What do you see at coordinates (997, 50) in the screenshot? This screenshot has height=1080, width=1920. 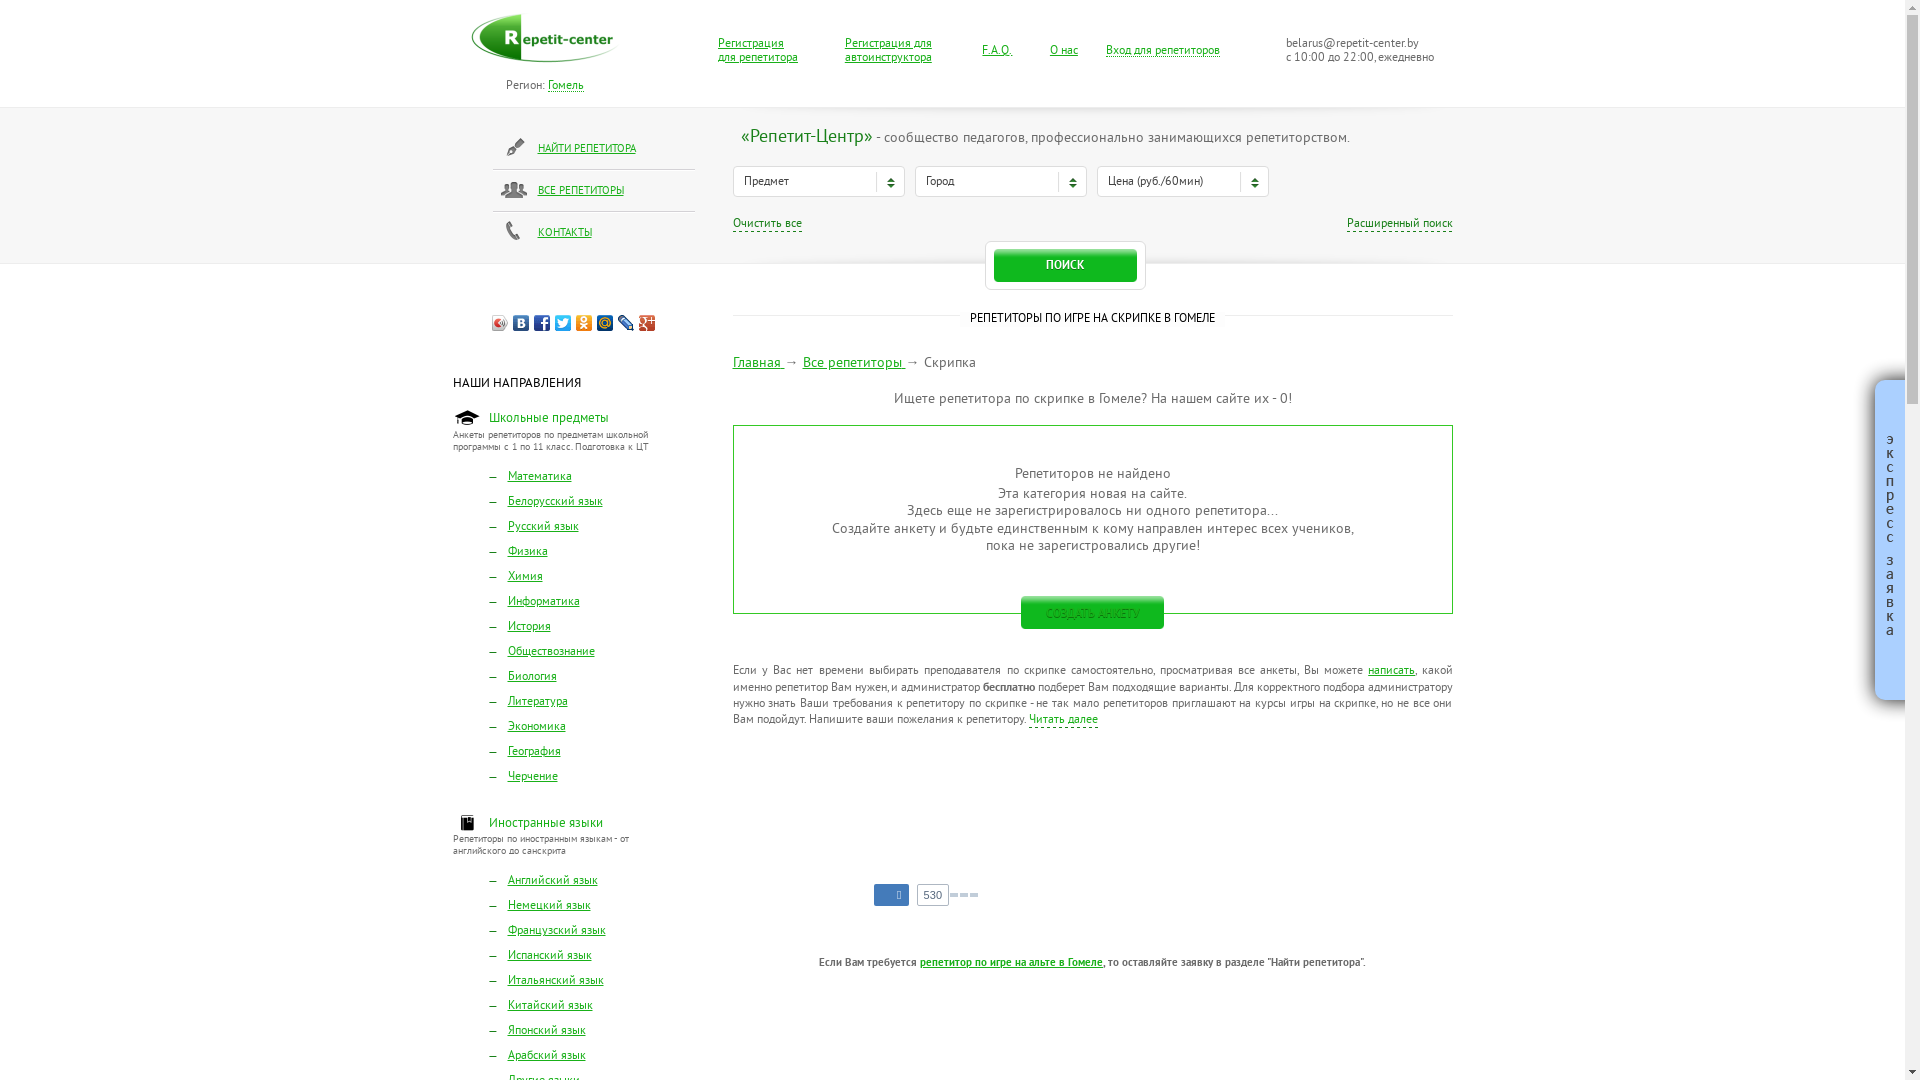 I see `'F.A.Q.'` at bounding box center [997, 50].